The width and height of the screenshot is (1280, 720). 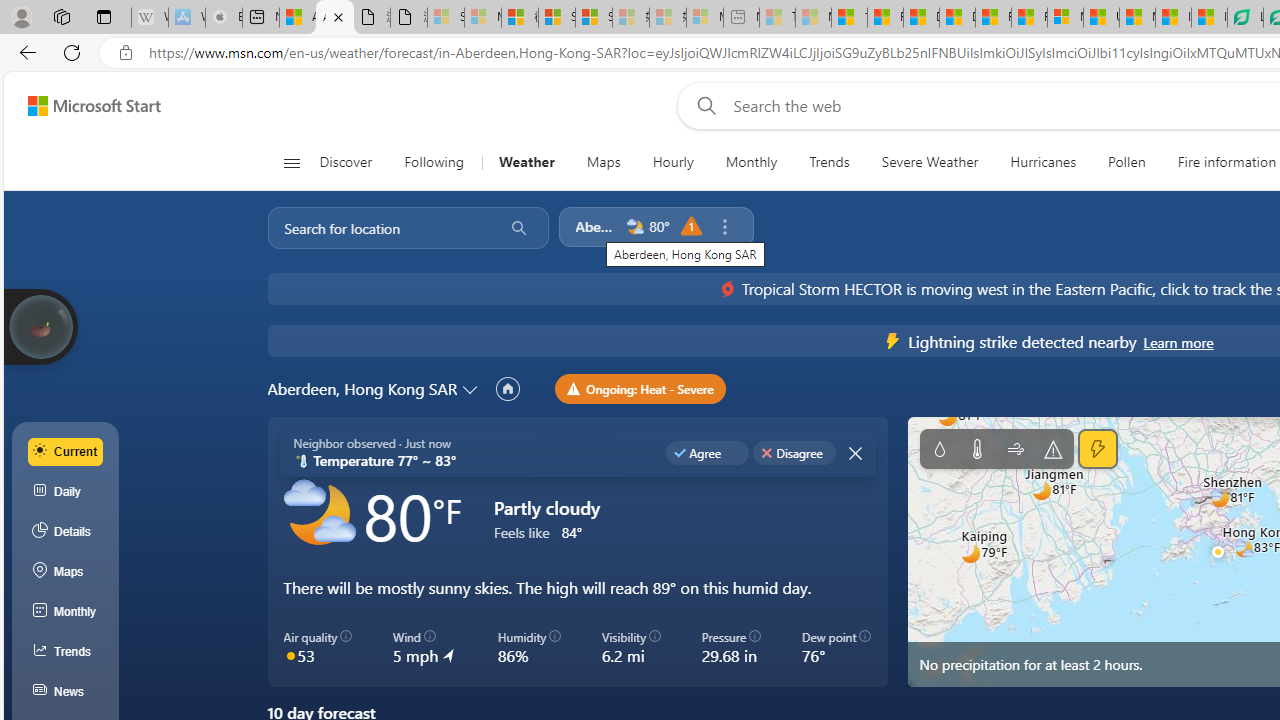 What do you see at coordinates (595, 225) in the screenshot?
I see `'Aberdeen'` at bounding box center [595, 225].